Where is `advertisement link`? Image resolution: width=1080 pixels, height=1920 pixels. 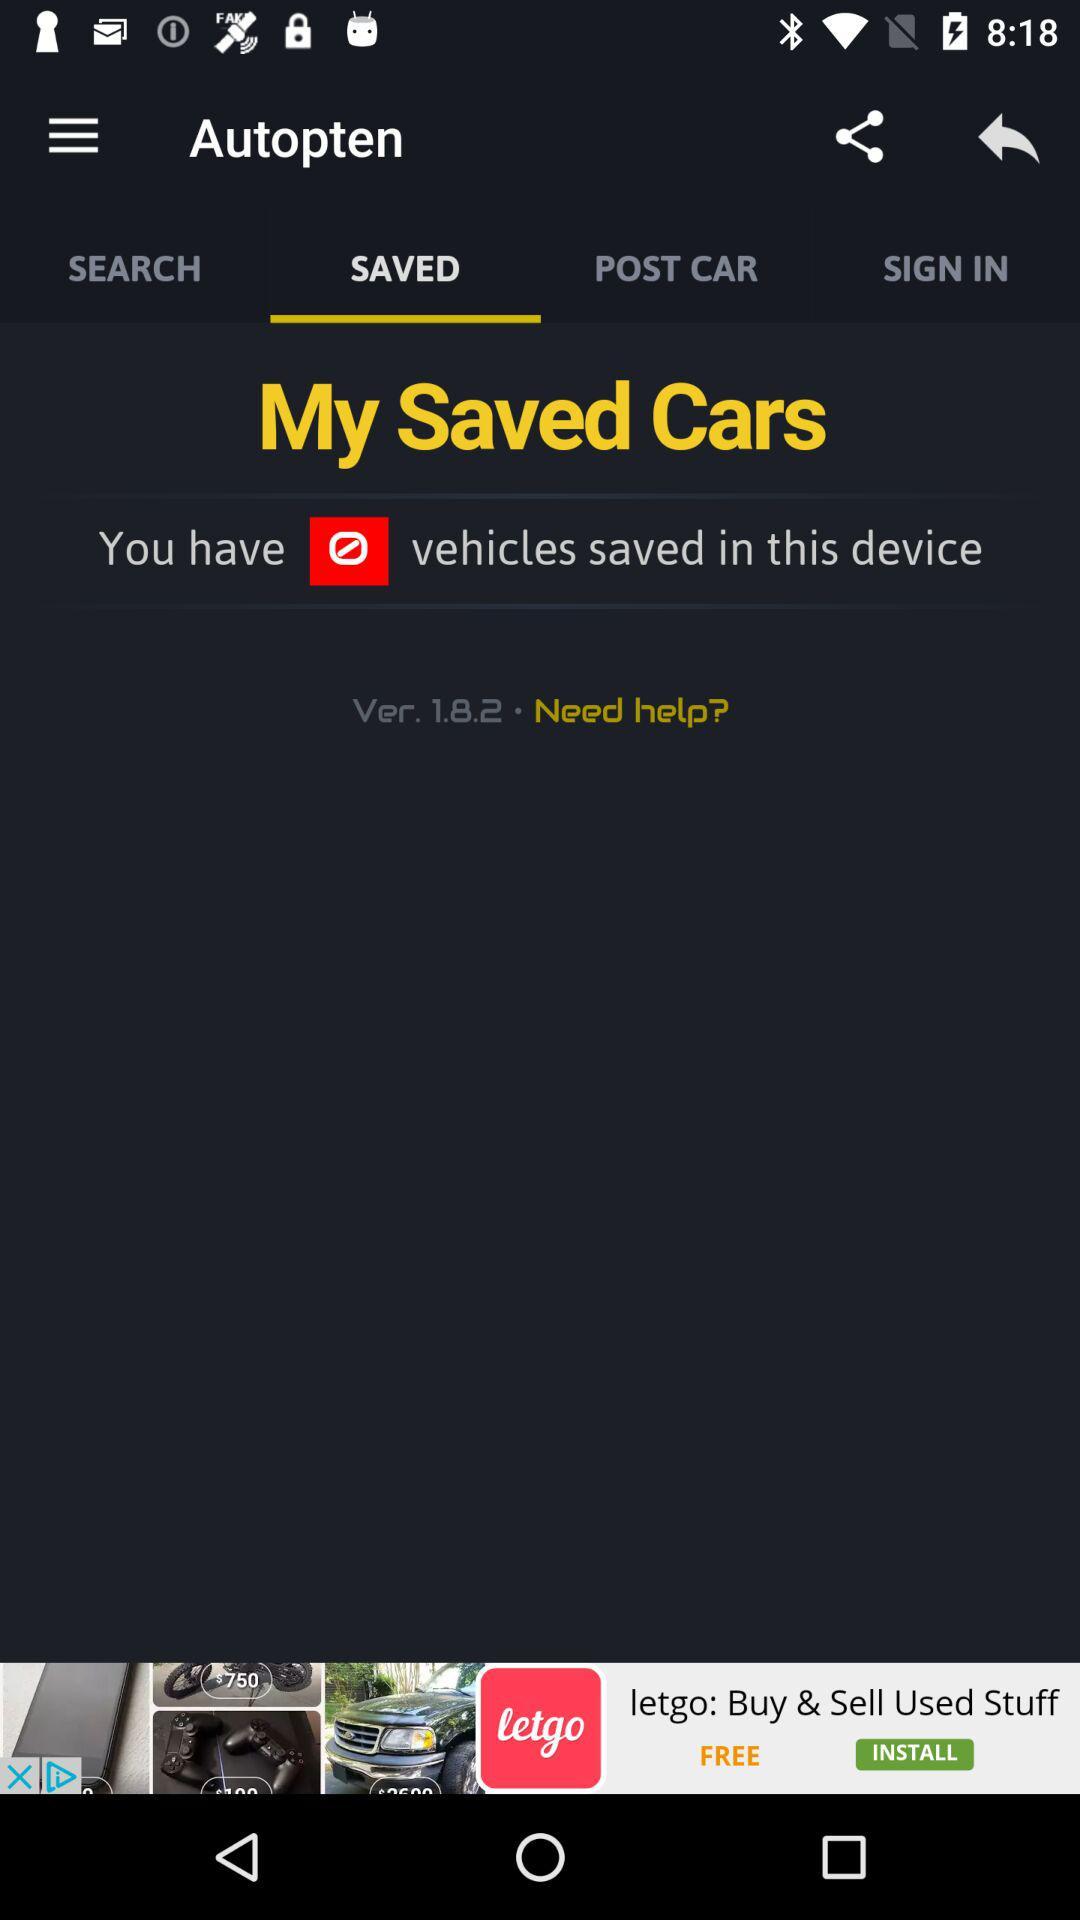
advertisement link is located at coordinates (540, 1727).